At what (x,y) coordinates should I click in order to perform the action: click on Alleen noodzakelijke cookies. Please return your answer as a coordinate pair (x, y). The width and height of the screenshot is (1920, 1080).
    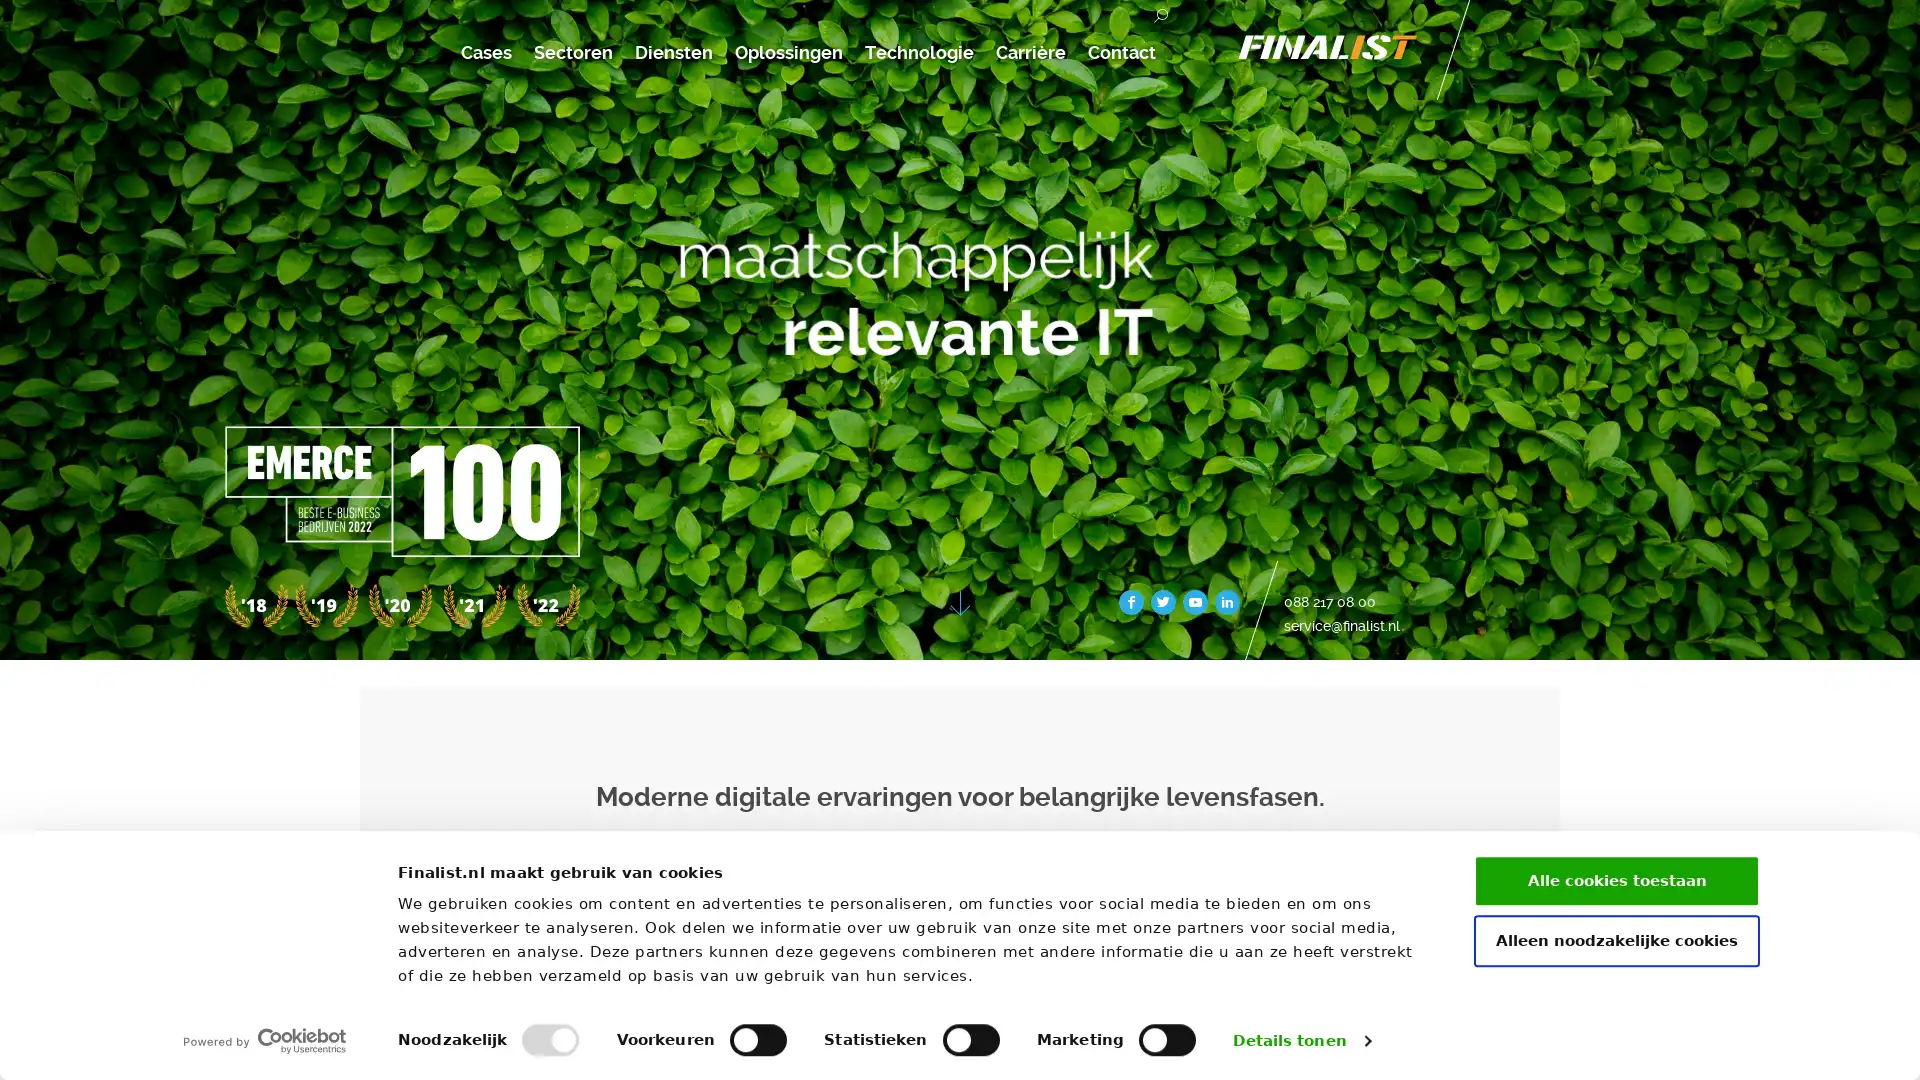
    Looking at the image, I should click on (1617, 940).